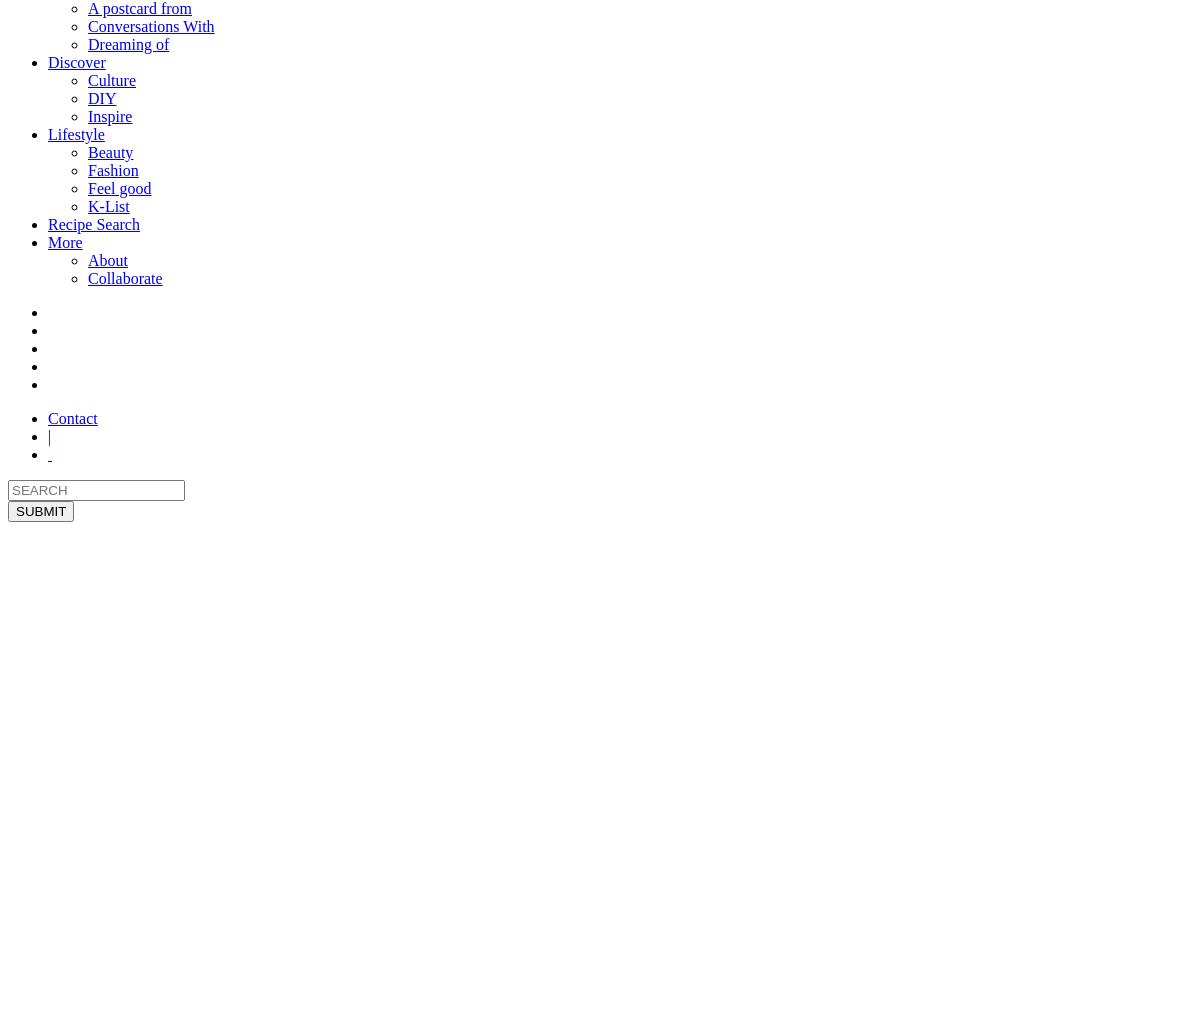 Image resolution: width=1200 pixels, height=1033 pixels. What do you see at coordinates (150, 26) in the screenshot?
I see `'Conversations With'` at bounding box center [150, 26].